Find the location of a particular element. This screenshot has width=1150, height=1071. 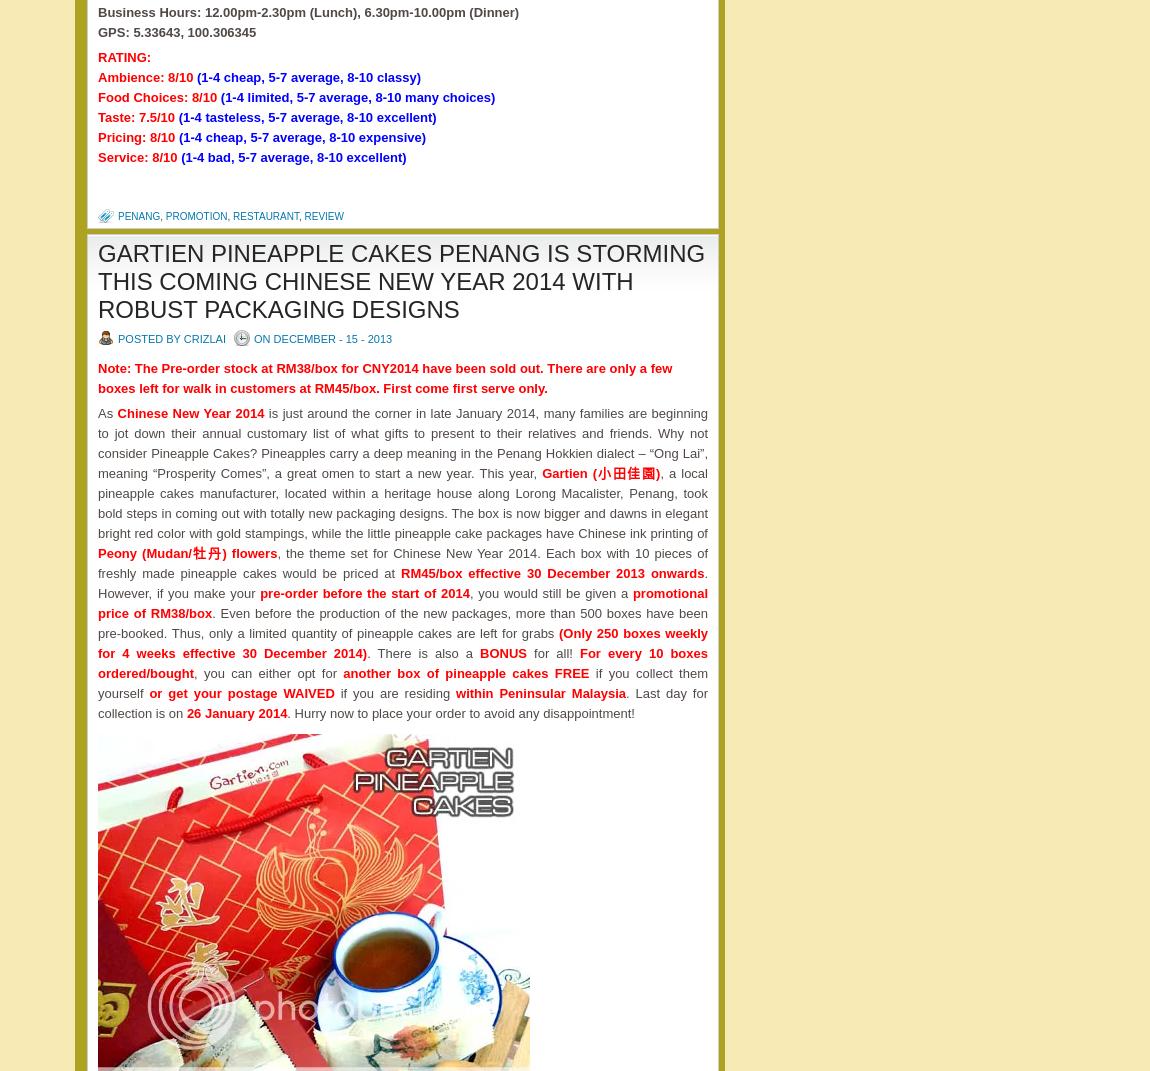

'is just around the corner in late January 2014, many families are beginning to jot down their annual customary list of what gifts to present to their relatives and friends. Why not consider Pineapple Cakes? Pineapples carry a deep meaning in the Penang Hokkien dialect – “Ong Lai”, meaning “Prosperity Comes”, a great omen to start a new year. This year,' is located at coordinates (402, 443).